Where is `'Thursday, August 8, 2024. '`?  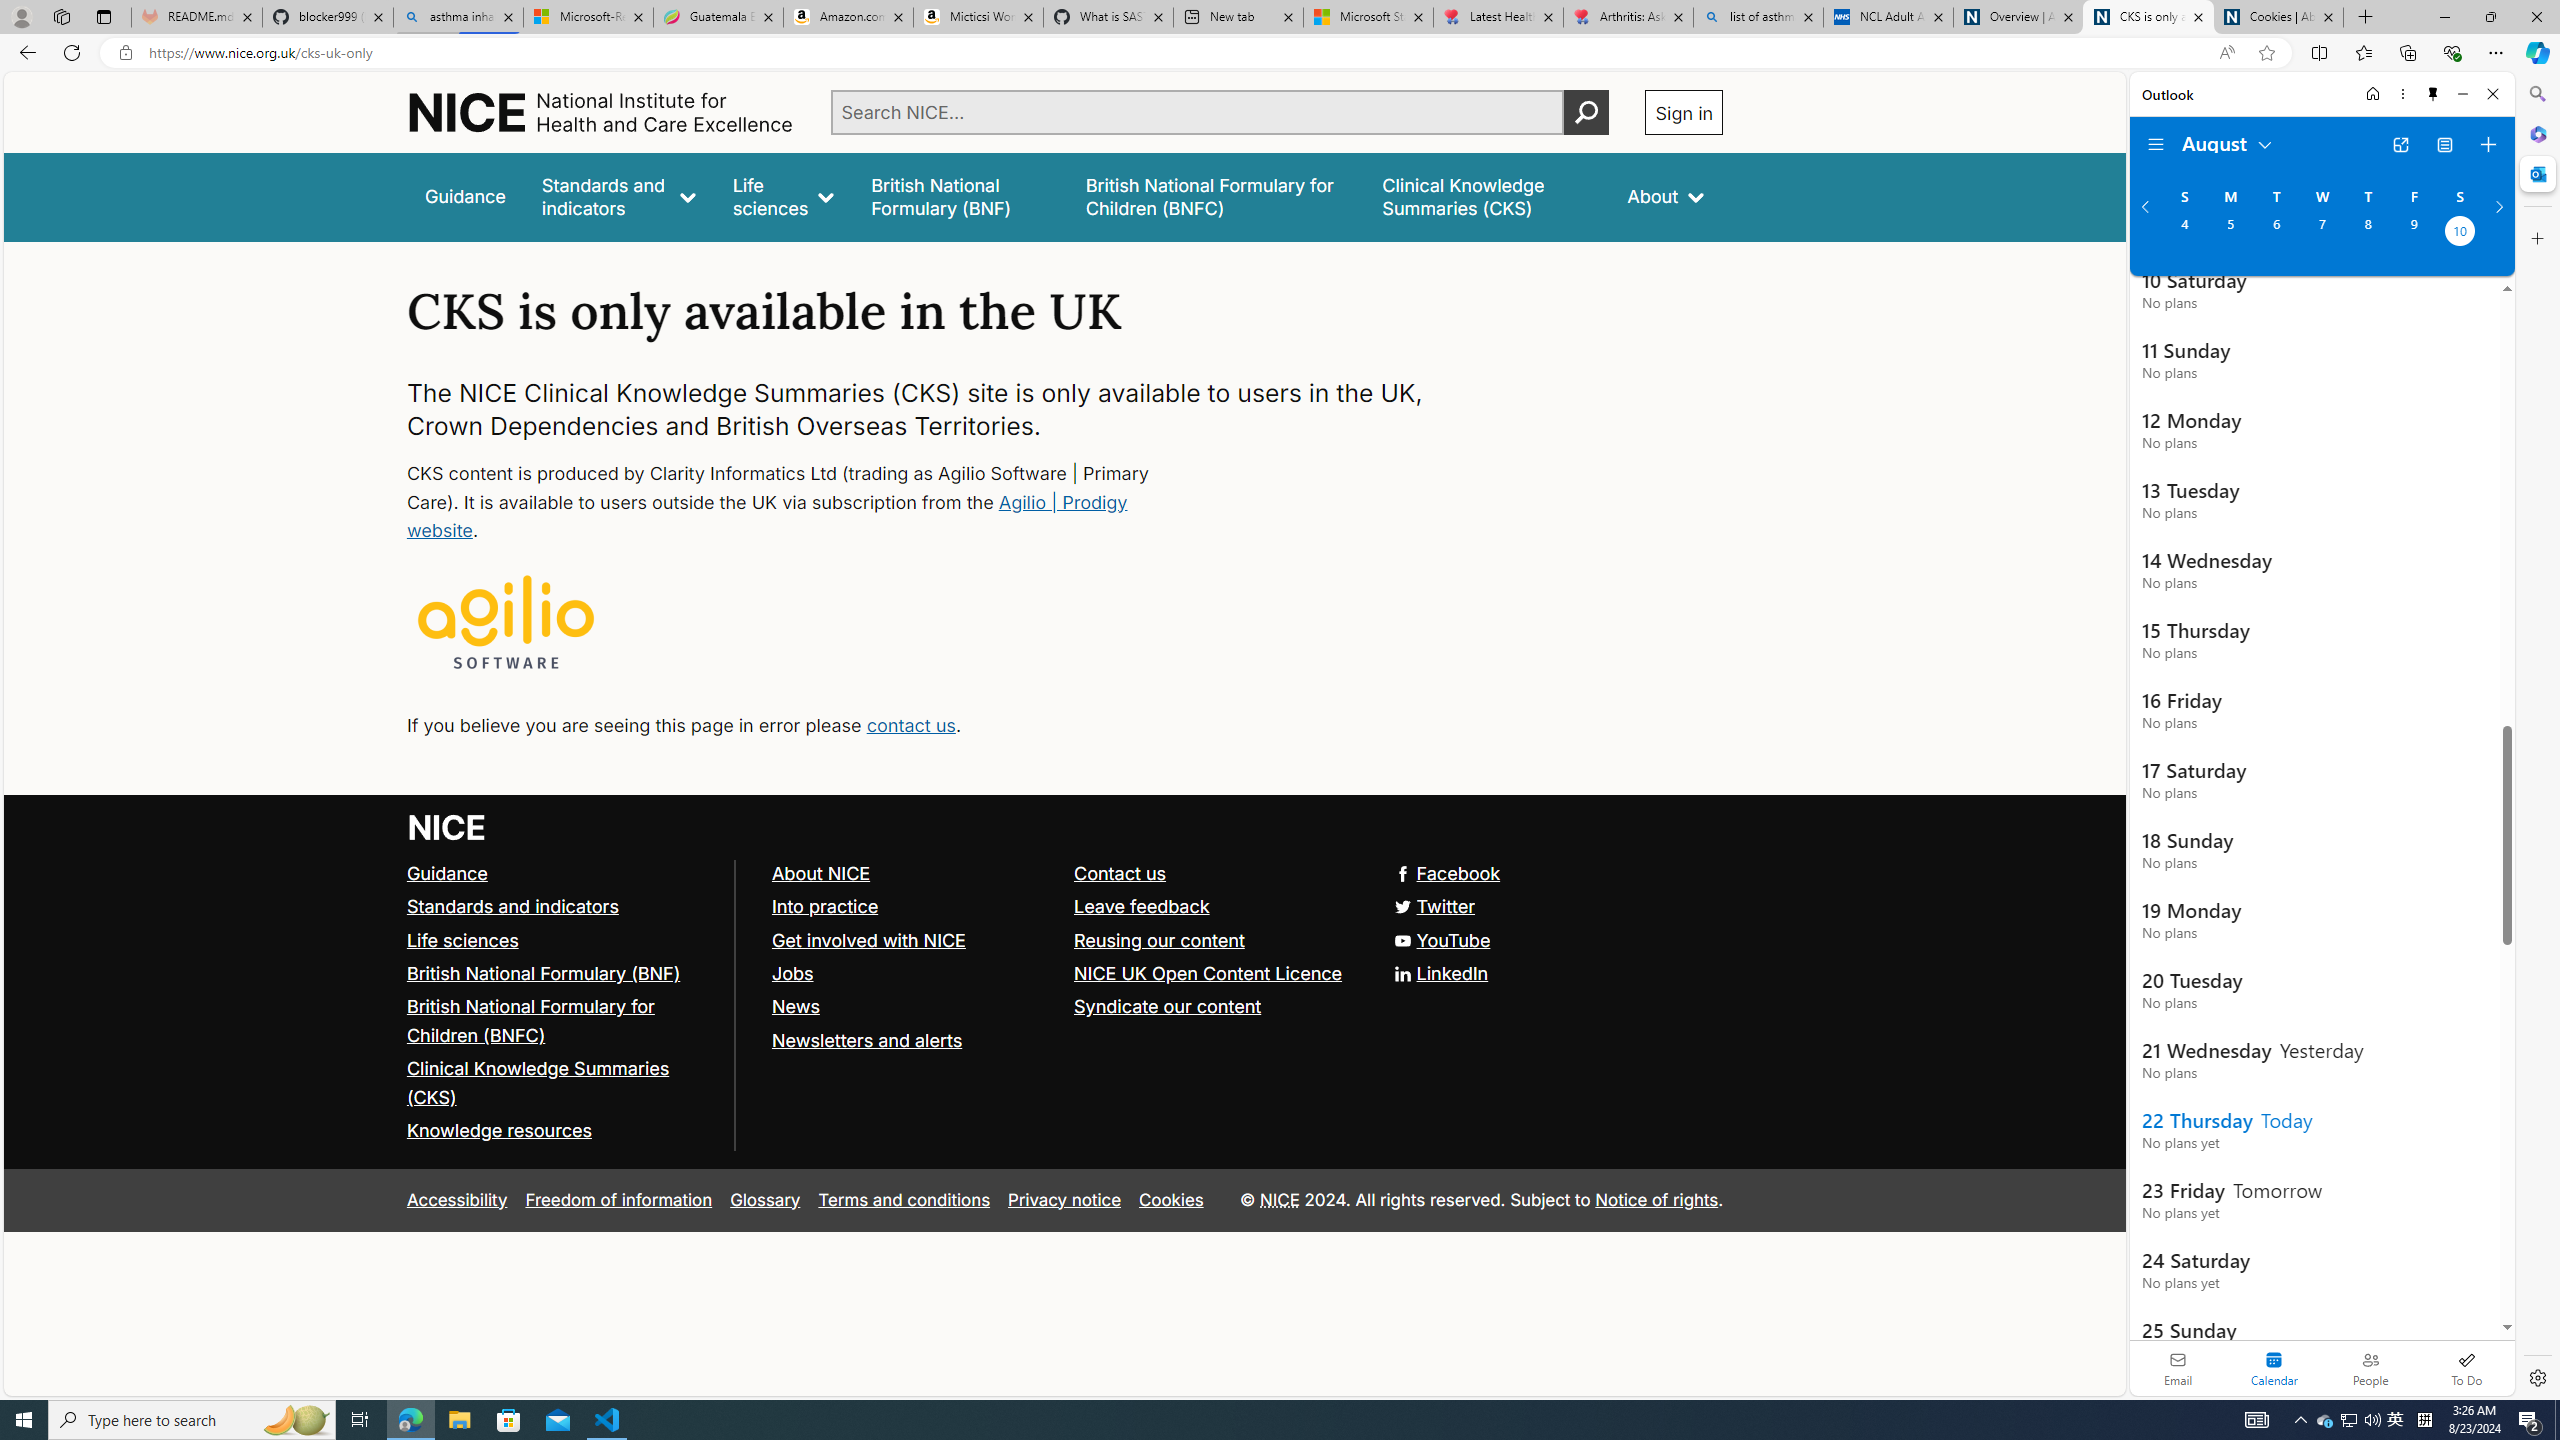 'Thursday, August 8, 2024. ' is located at coordinates (2368, 233).